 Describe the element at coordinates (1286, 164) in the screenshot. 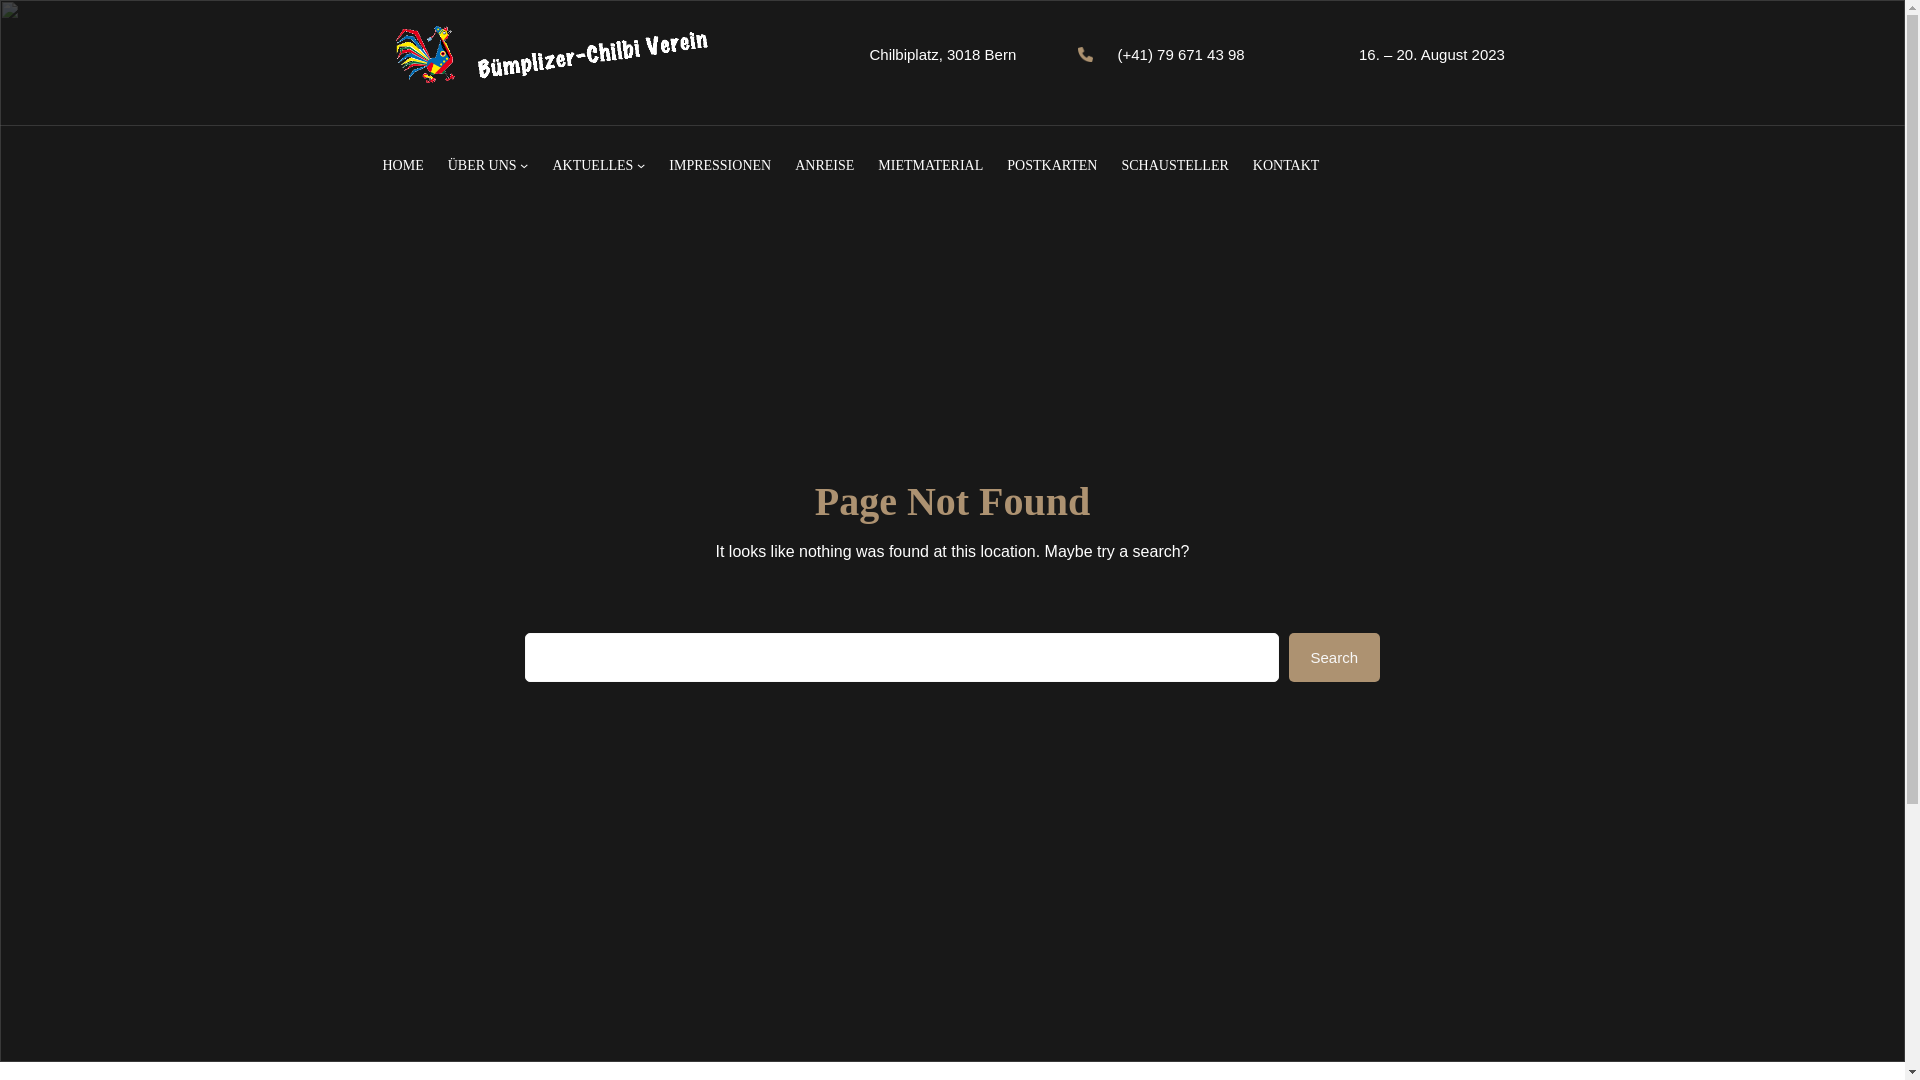

I see `'KONTAKT'` at that location.